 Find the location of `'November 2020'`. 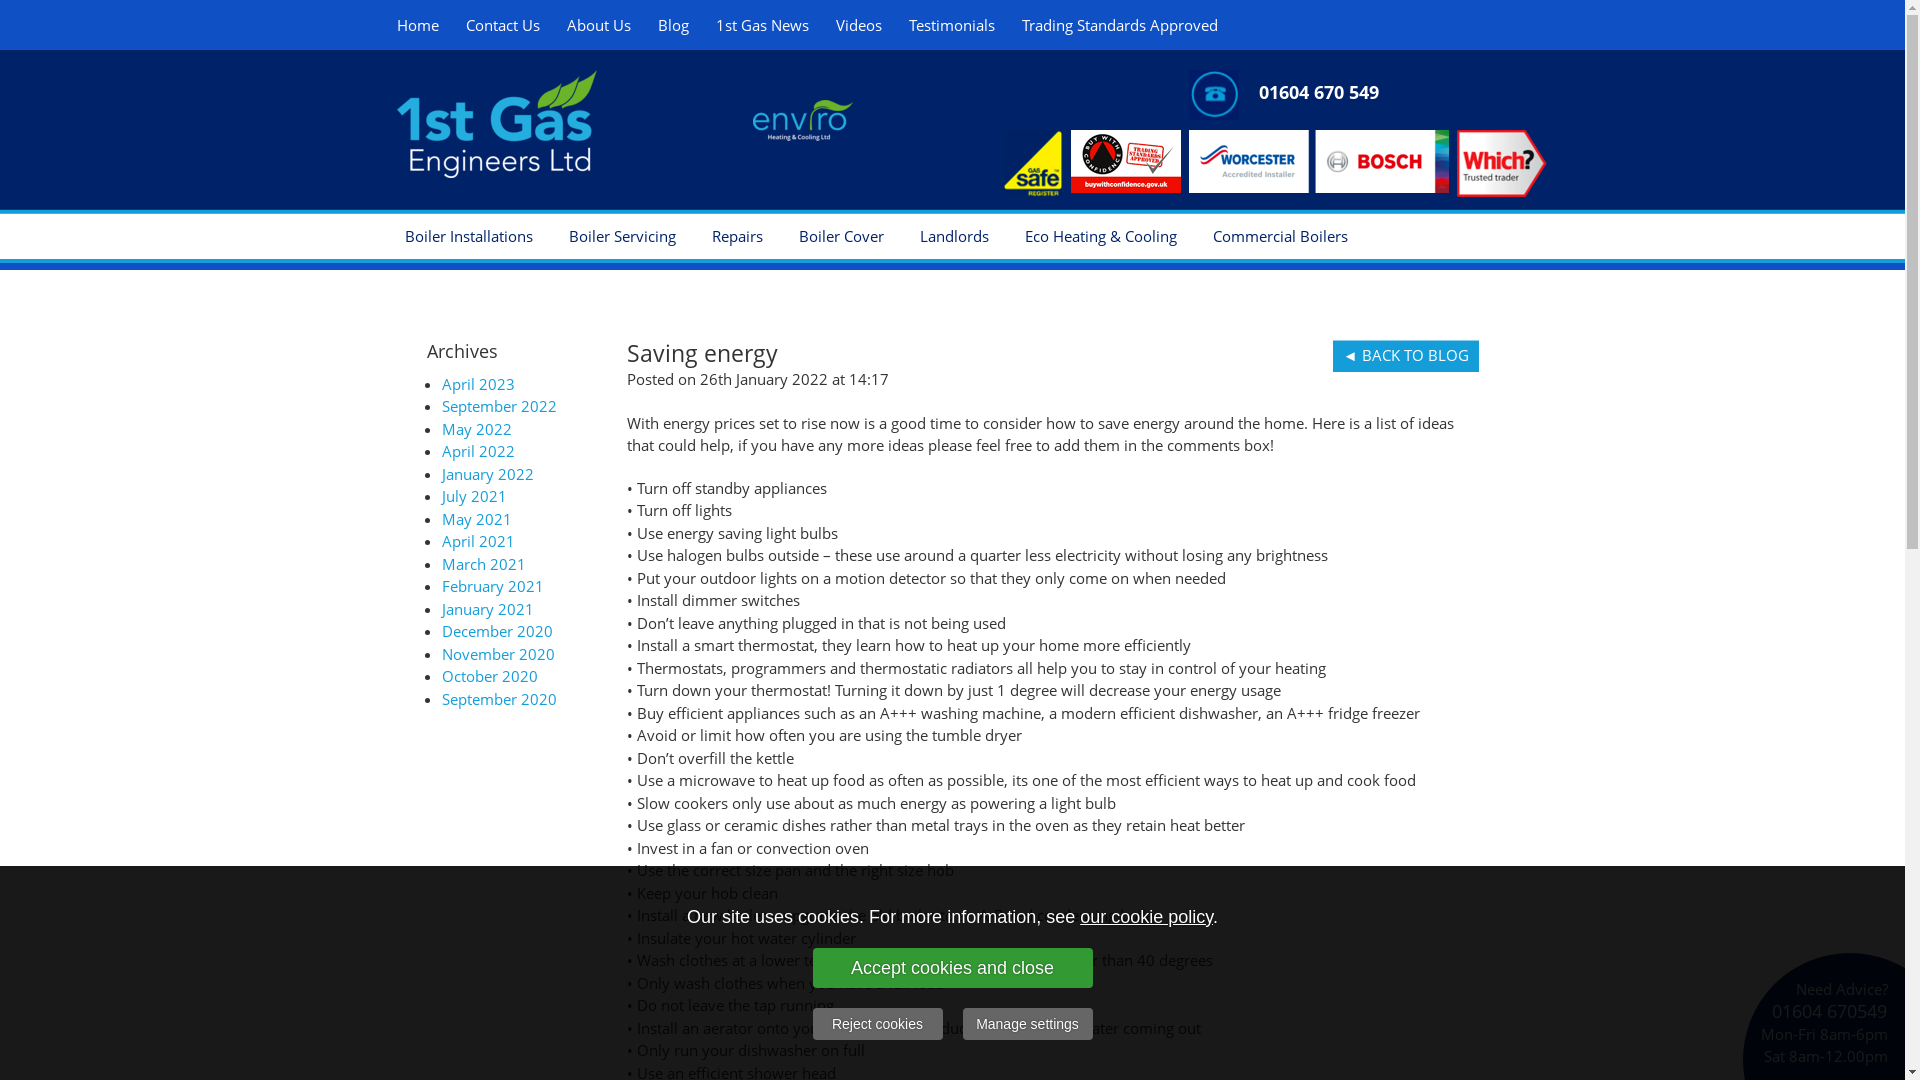

'November 2020' is located at coordinates (498, 654).